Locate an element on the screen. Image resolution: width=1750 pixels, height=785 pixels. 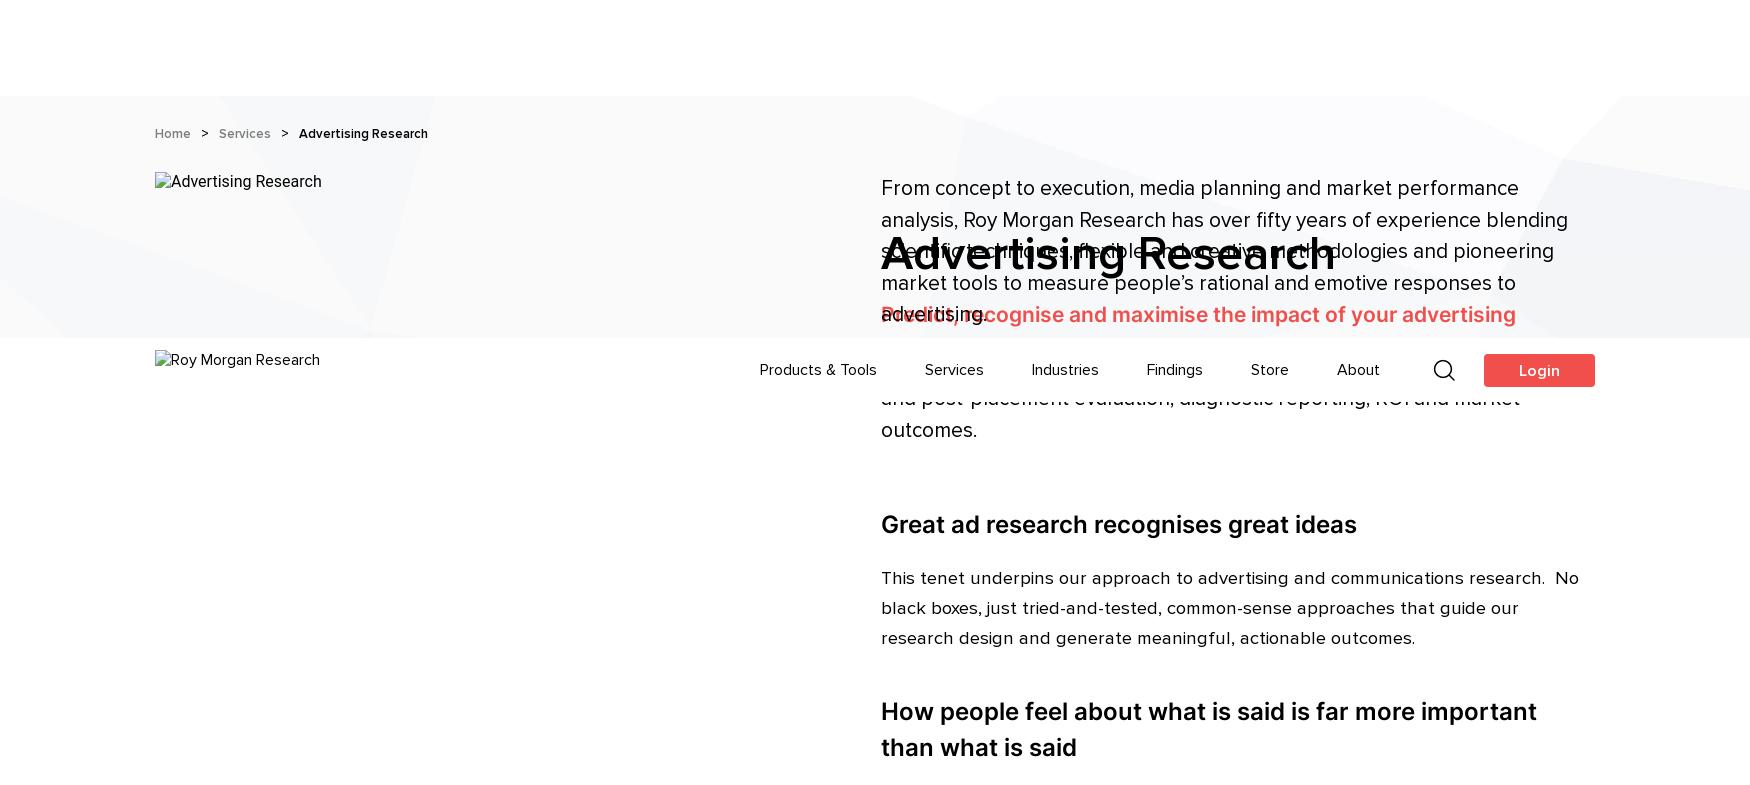
'How people feel about what is said is far more important than what is said' is located at coordinates (879, 390).